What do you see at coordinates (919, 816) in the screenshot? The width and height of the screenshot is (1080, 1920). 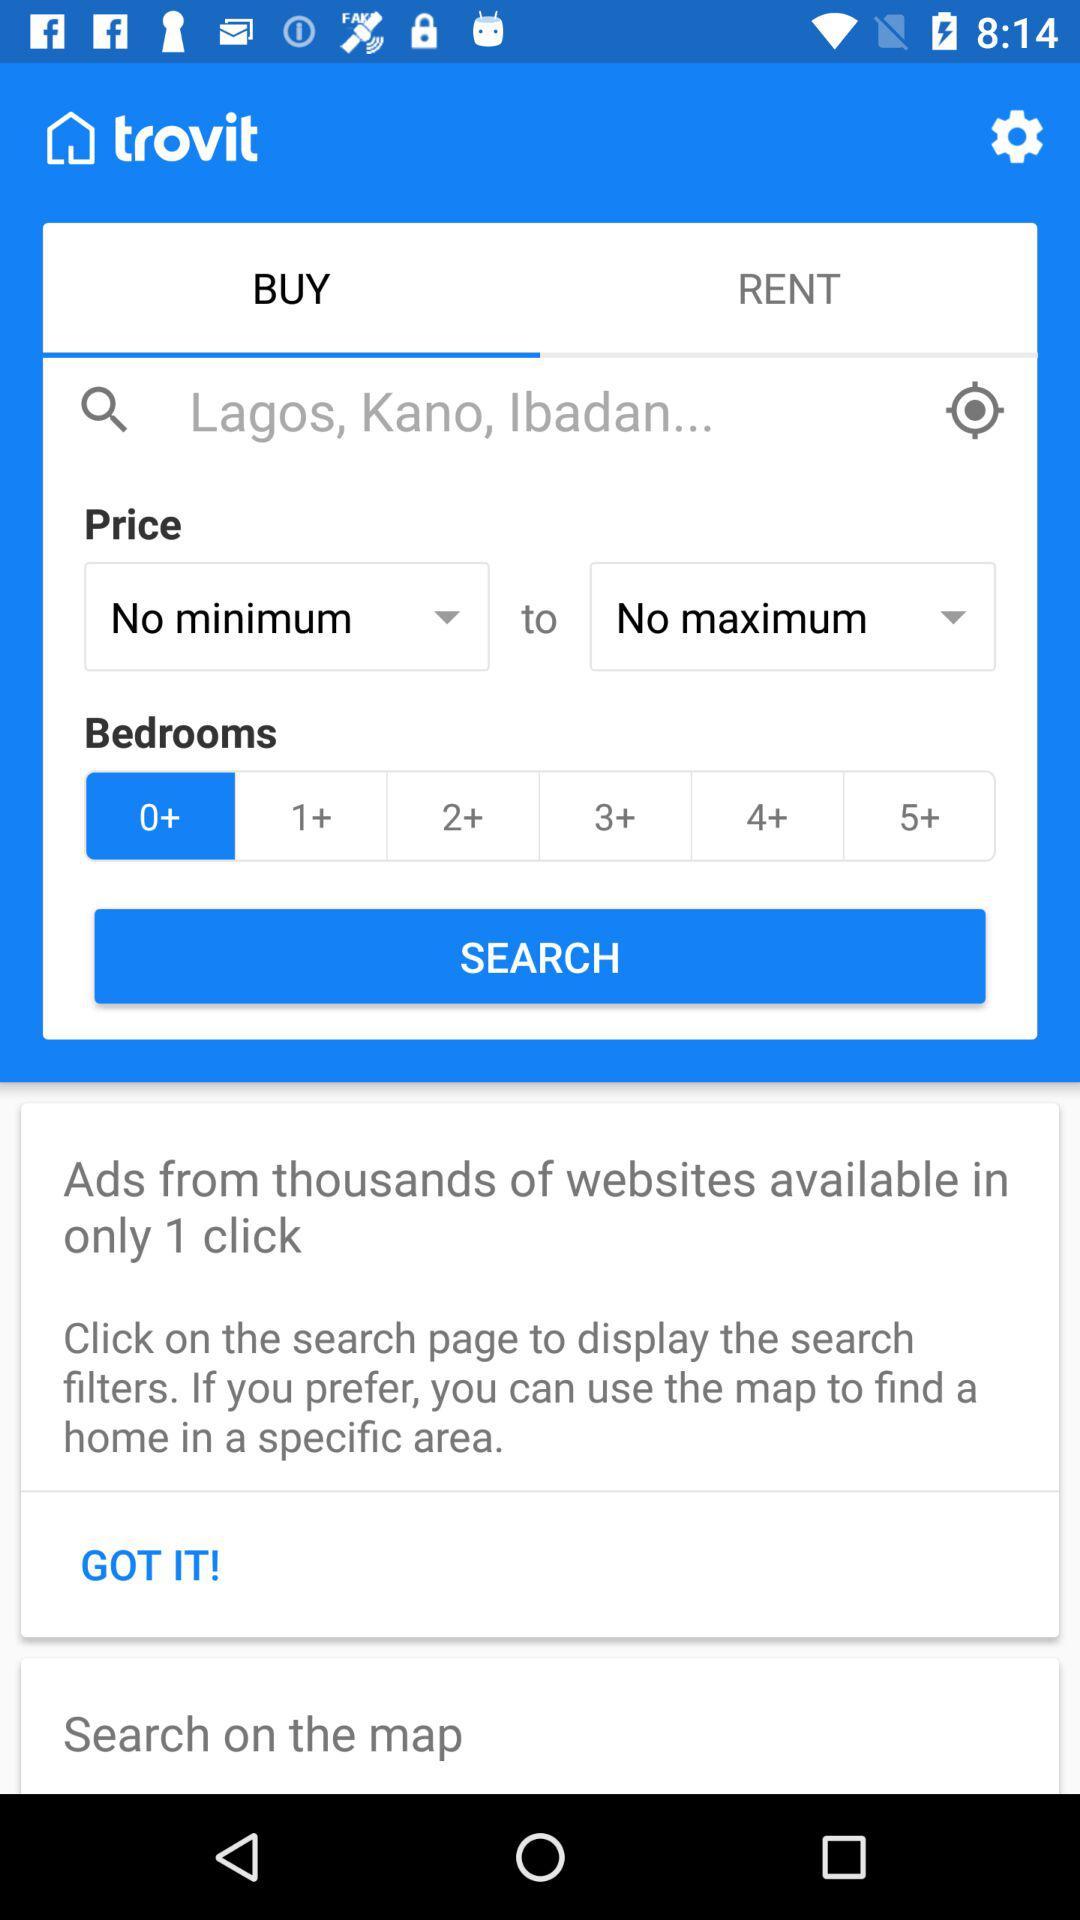 I see `the item to the right of the 4+` at bounding box center [919, 816].